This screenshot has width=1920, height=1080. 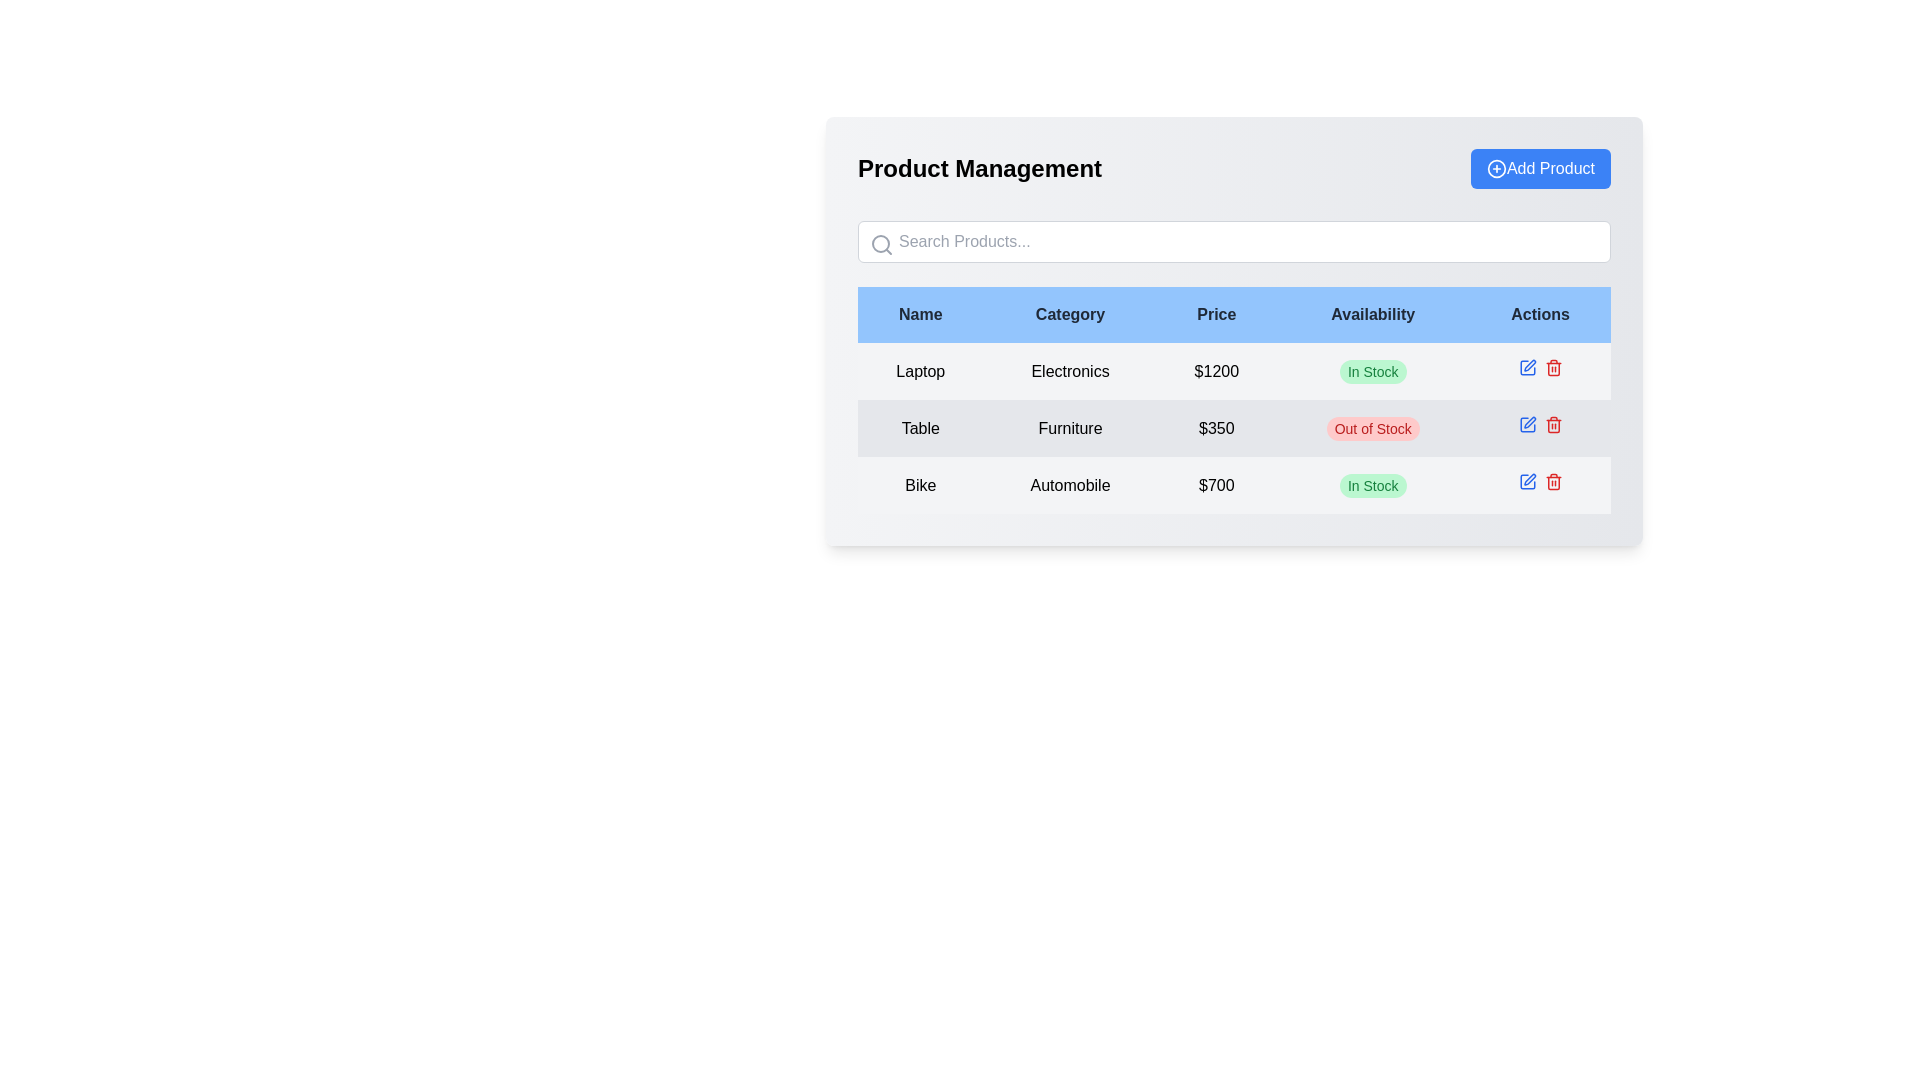 I want to click on the delete icon located in the 'Actions' column of the product management table, specifically the third item in the row for 'Table' product, so click(x=1552, y=423).